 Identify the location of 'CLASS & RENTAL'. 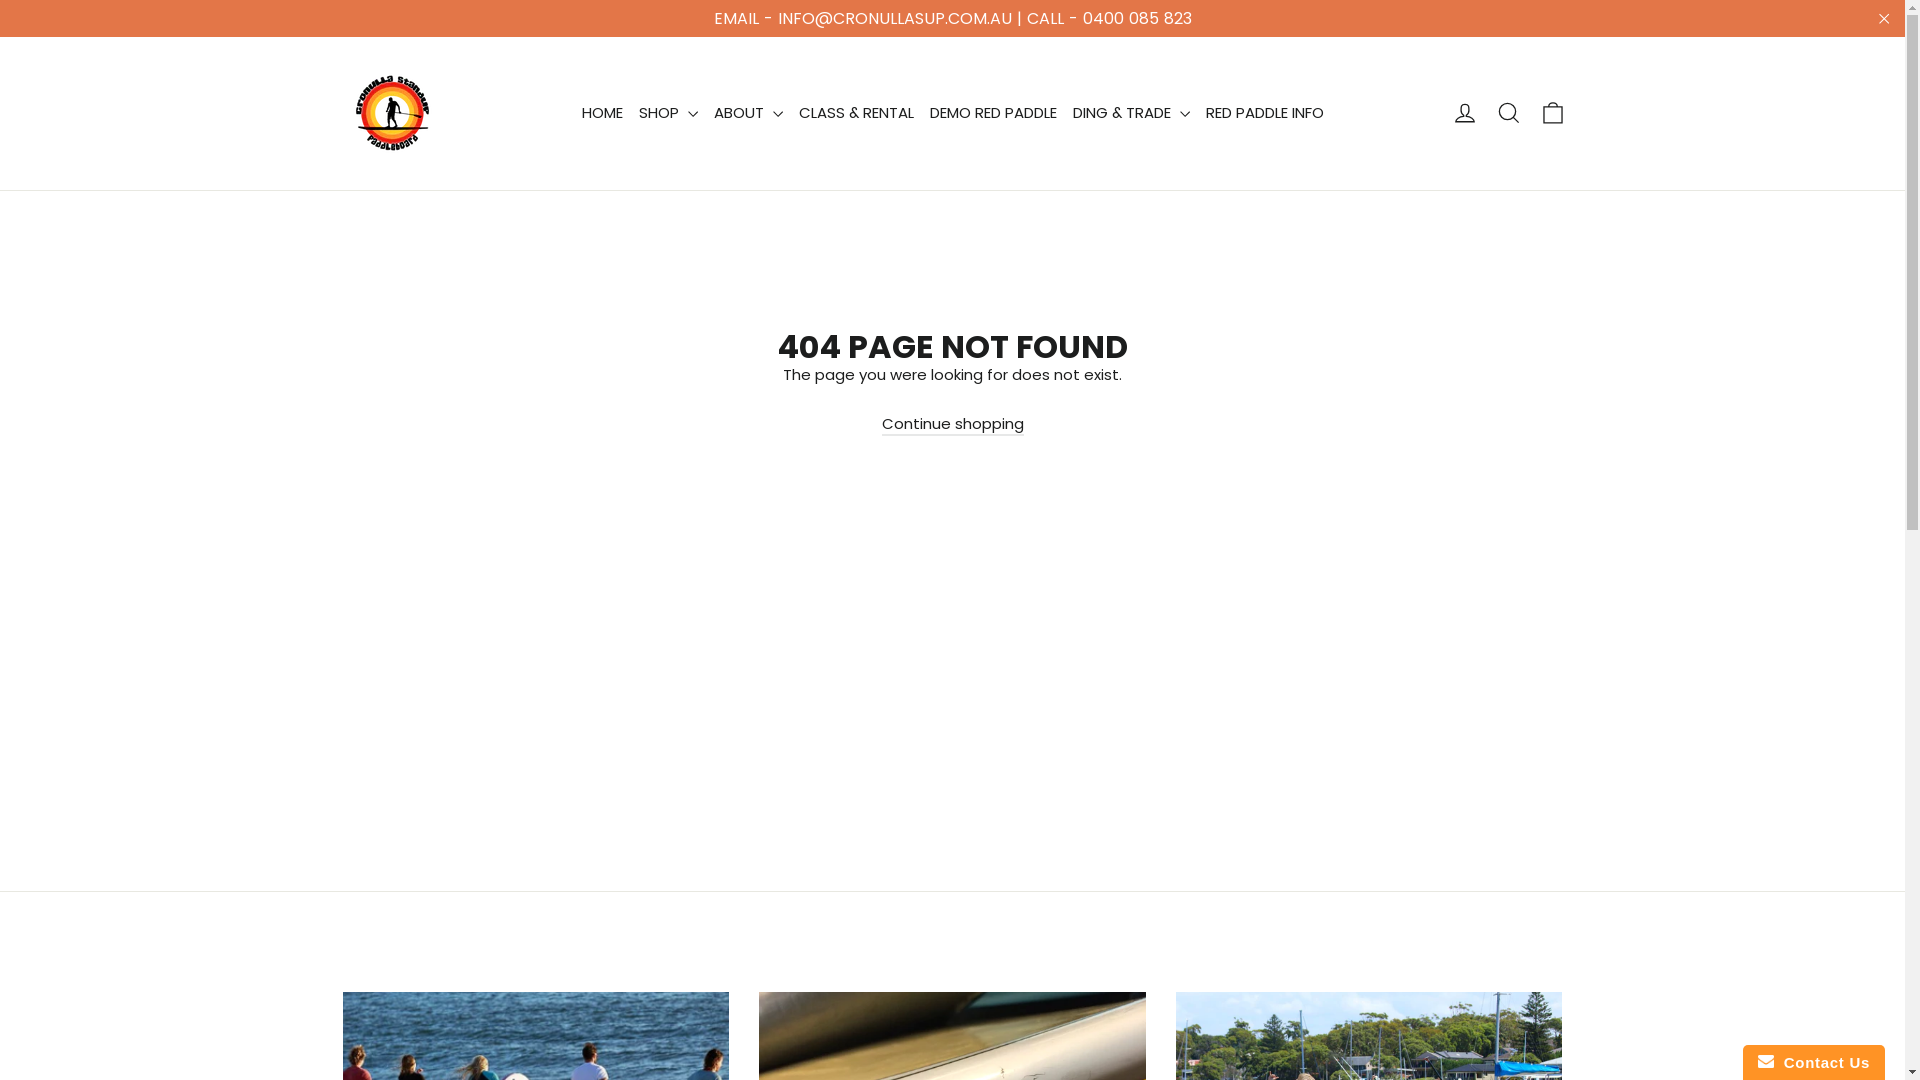
(789, 112).